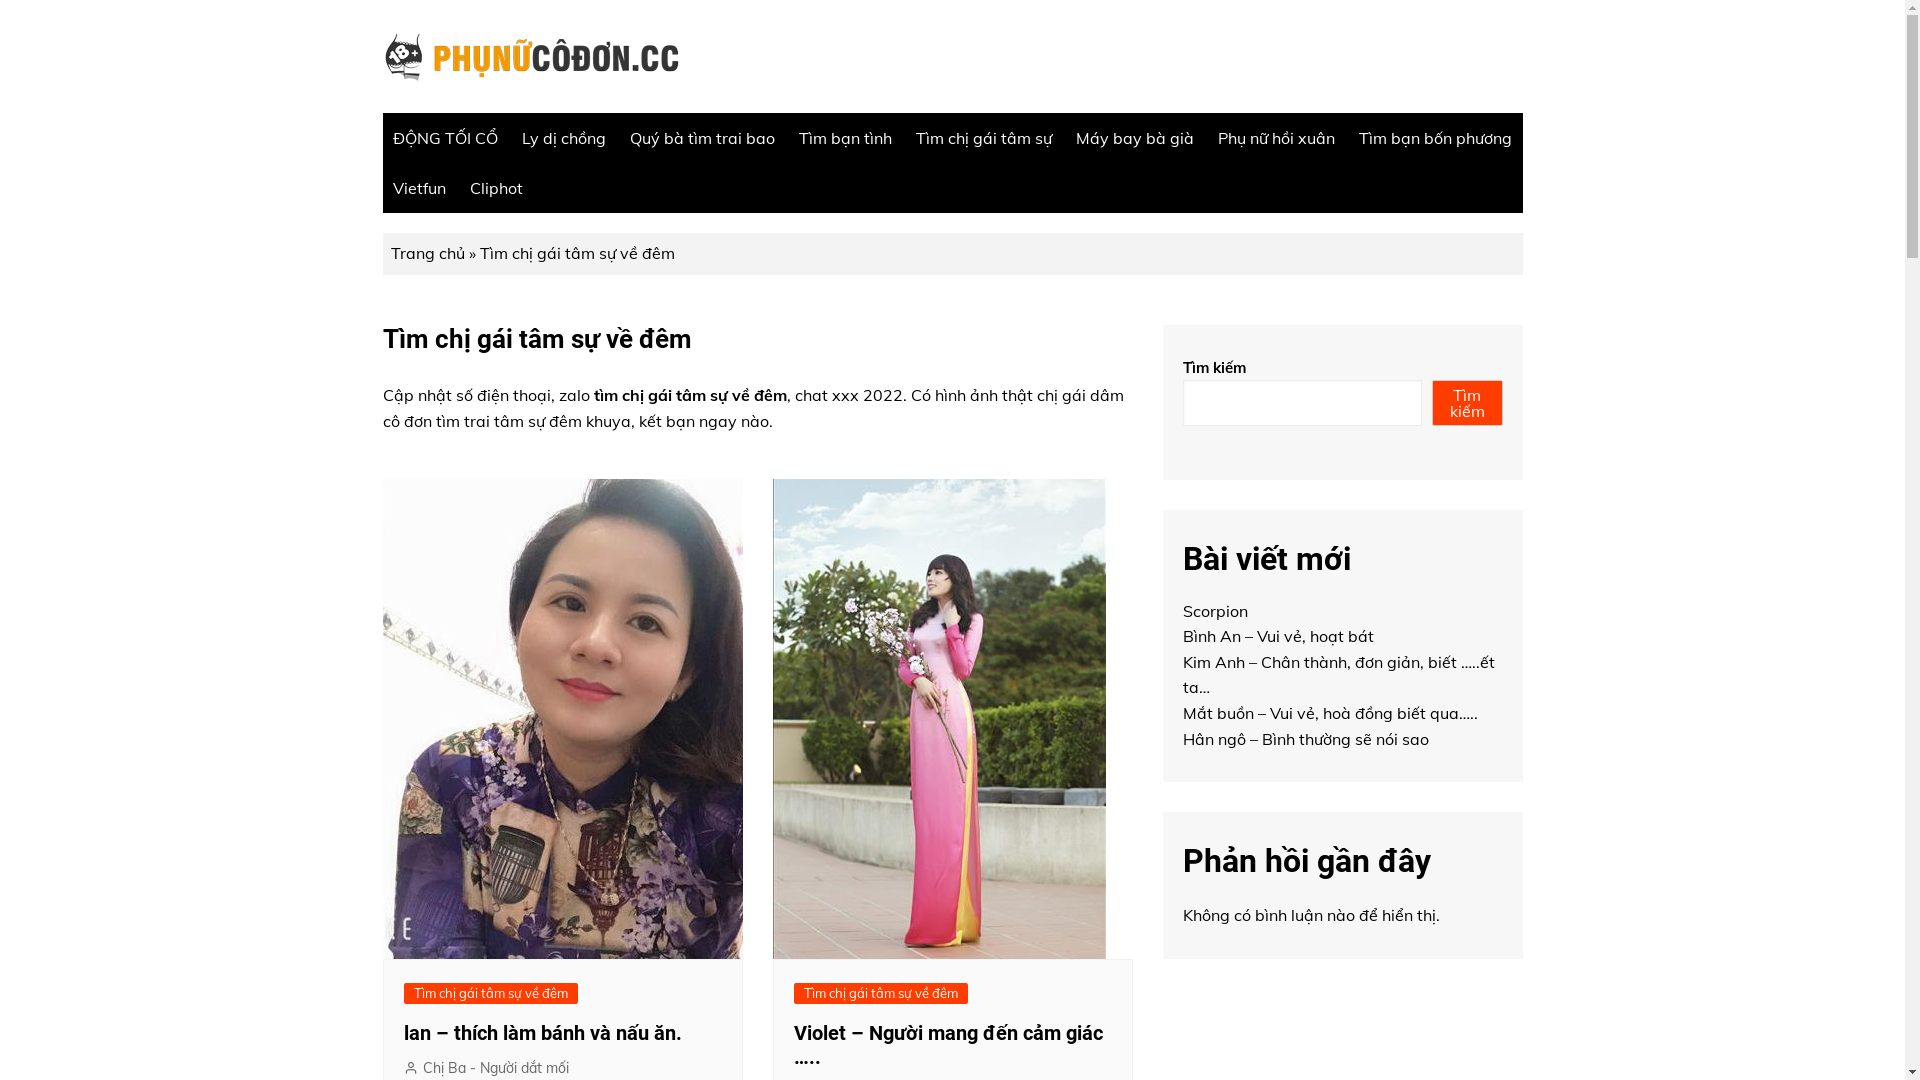 The width and height of the screenshot is (1920, 1080). What do you see at coordinates (417, 188) in the screenshot?
I see `'Vietfun'` at bounding box center [417, 188].